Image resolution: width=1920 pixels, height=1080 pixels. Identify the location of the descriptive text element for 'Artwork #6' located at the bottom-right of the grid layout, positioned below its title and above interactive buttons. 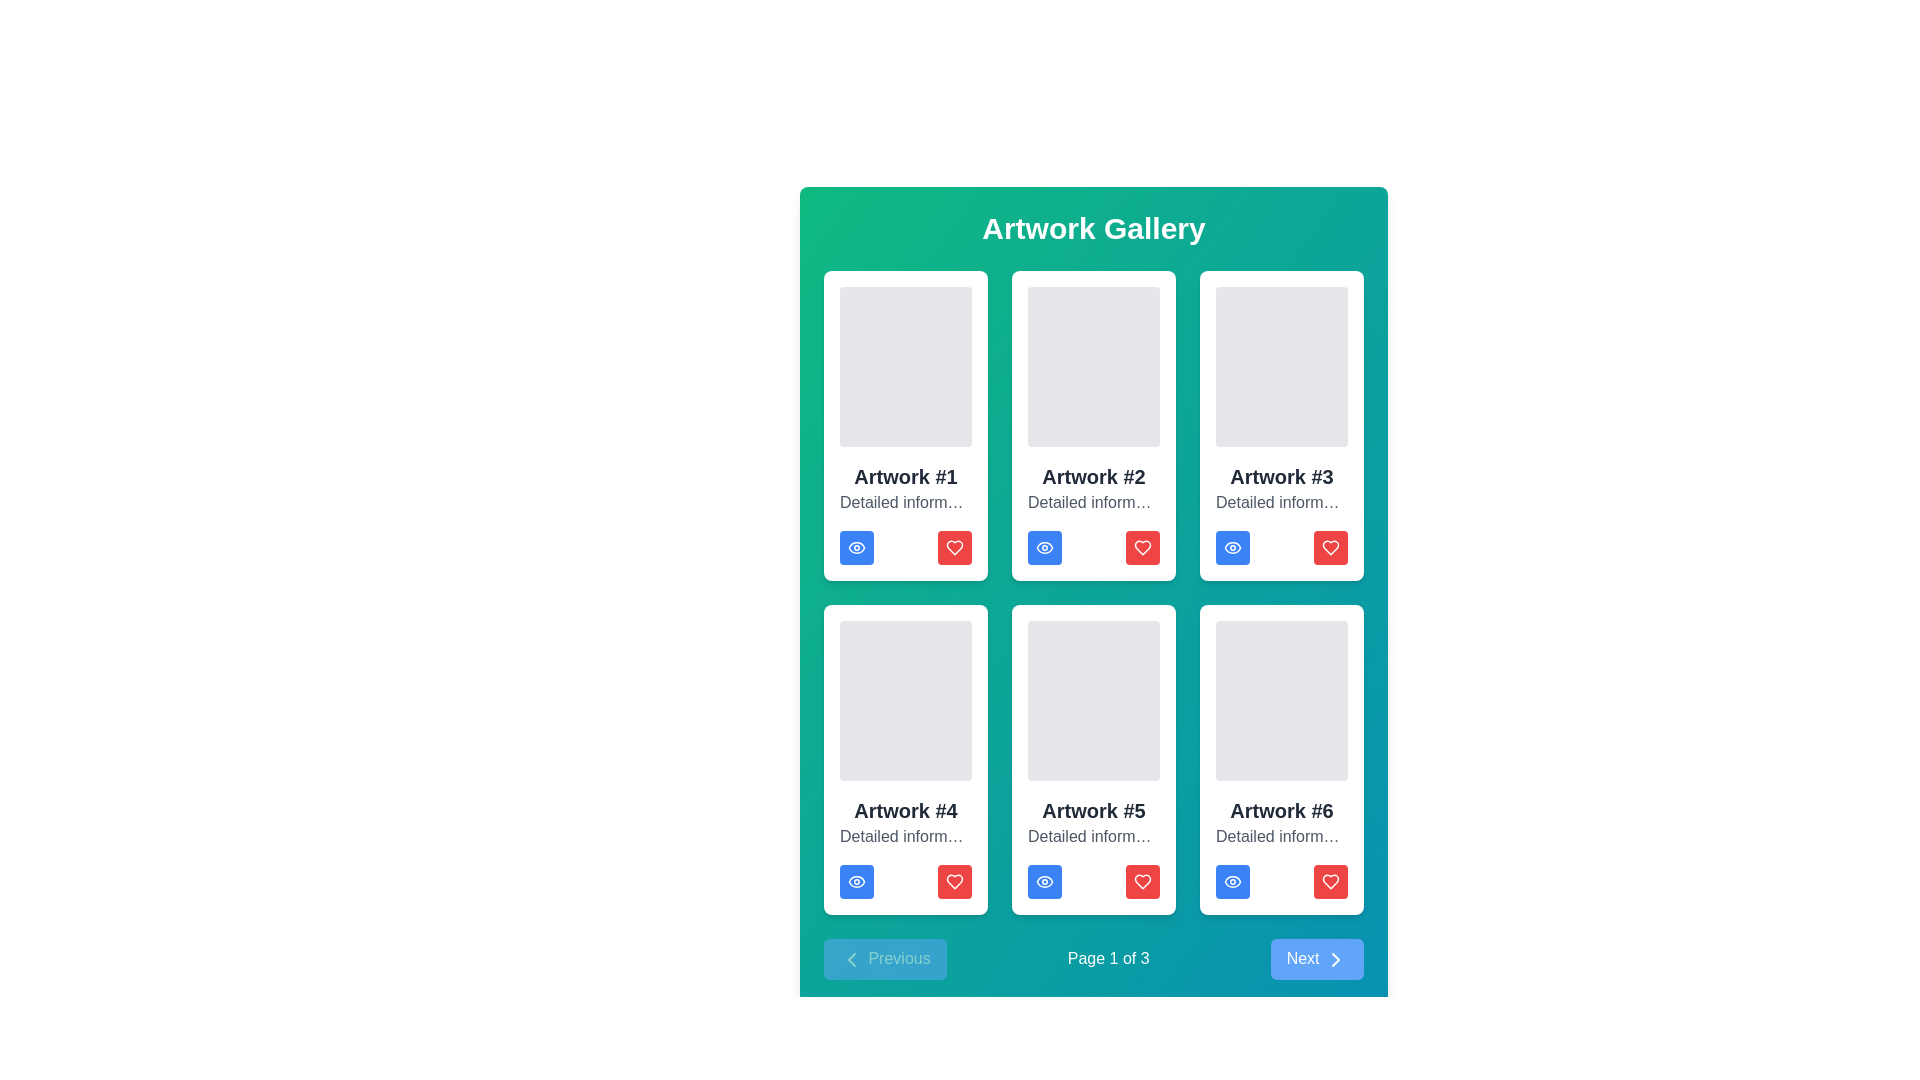
(1281, 837).